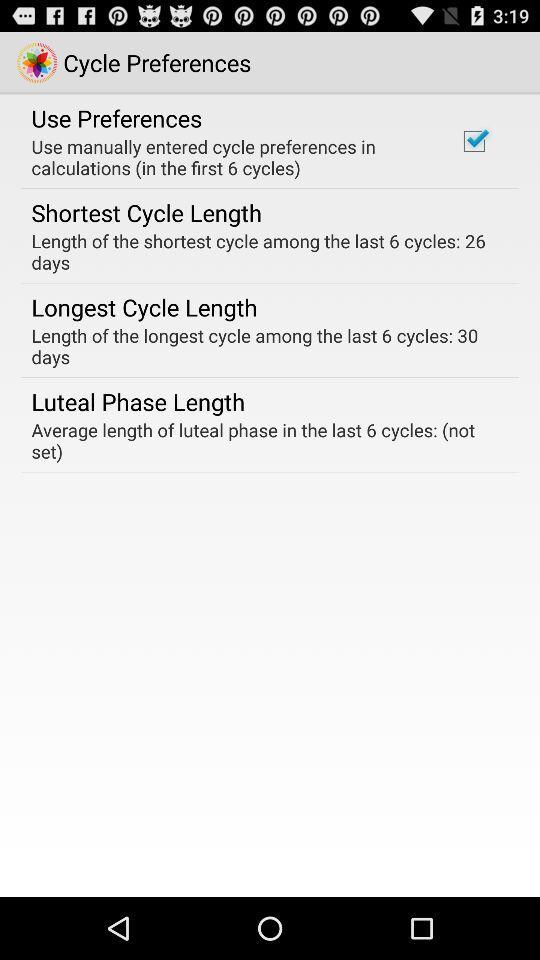  I want to click on use manually entered icon, so click(230, 156).